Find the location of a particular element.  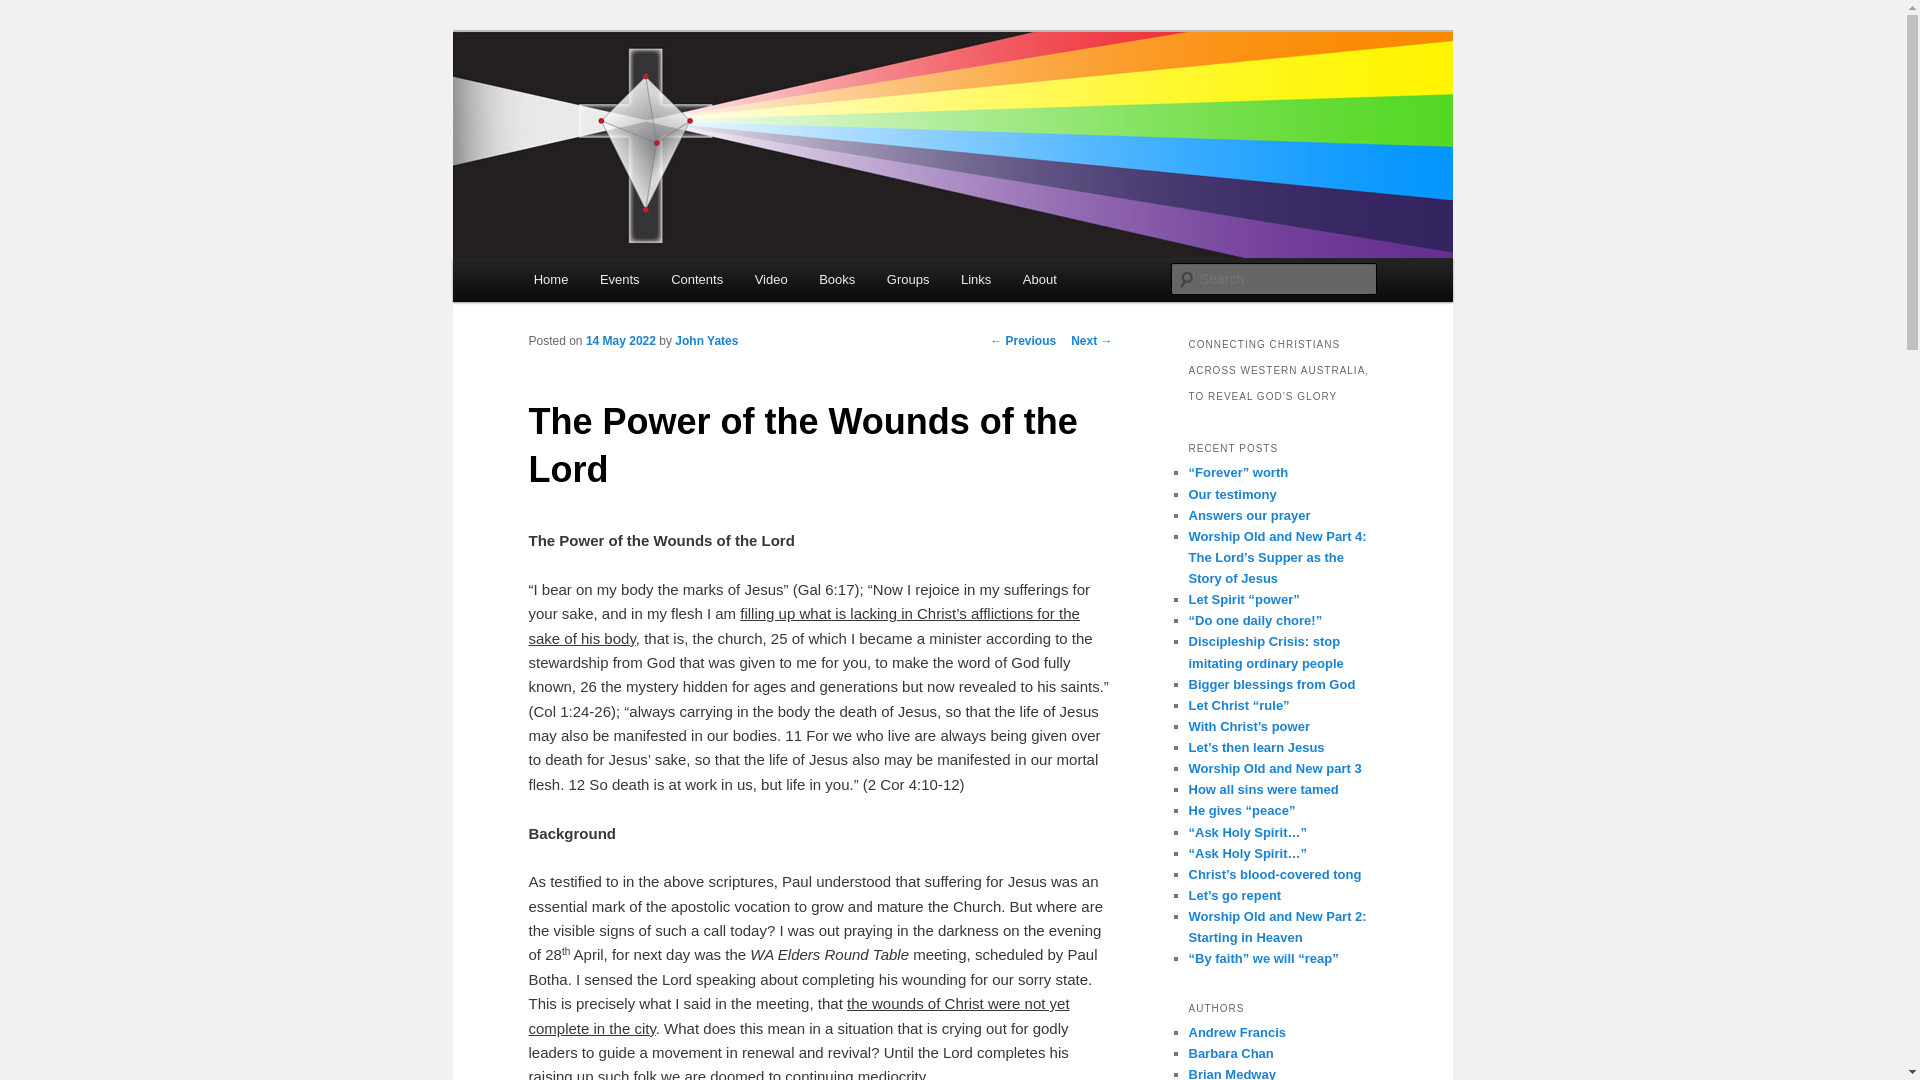

'Skip to primary content' is located at coordinates (622, 282).